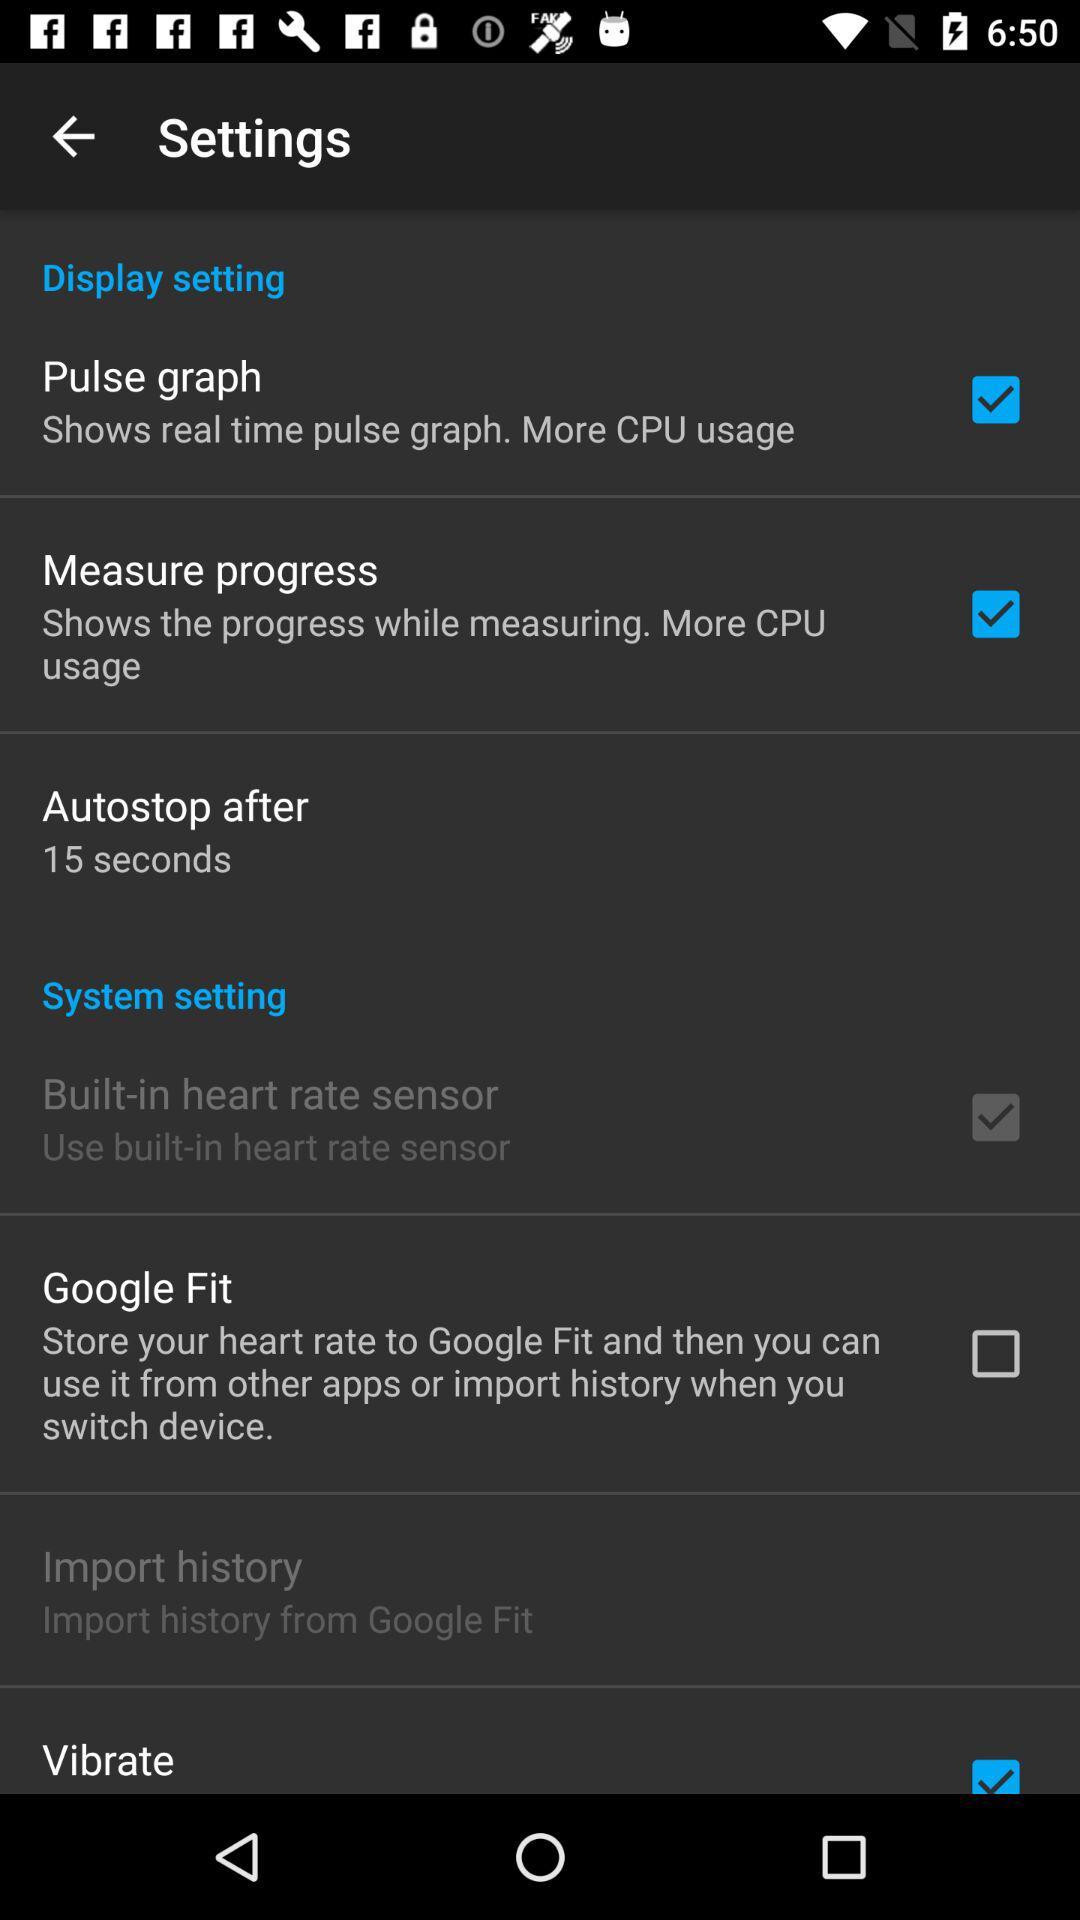  What do you see at coordinates (477, 643) in the screenshot?
I see `the shows the progress icon` at bounding box center [477, 643].